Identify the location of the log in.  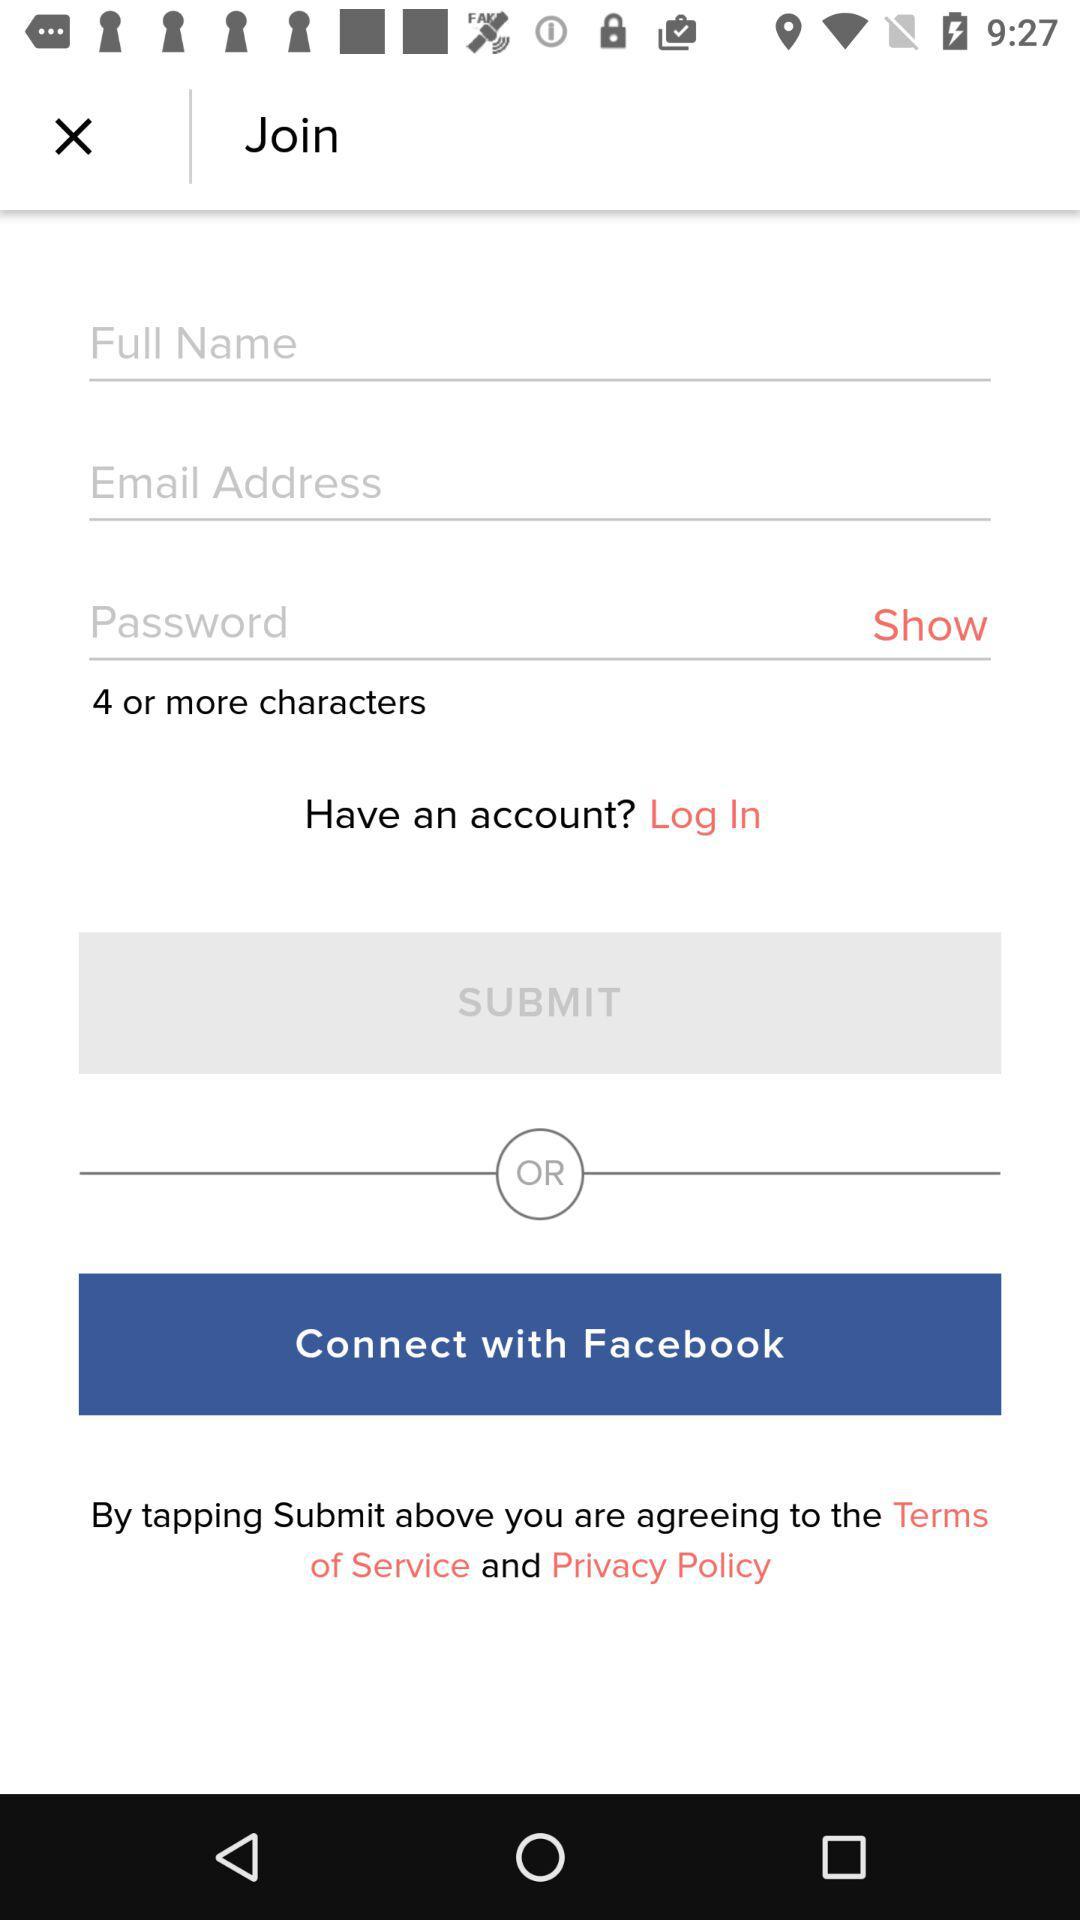
(704, 815).